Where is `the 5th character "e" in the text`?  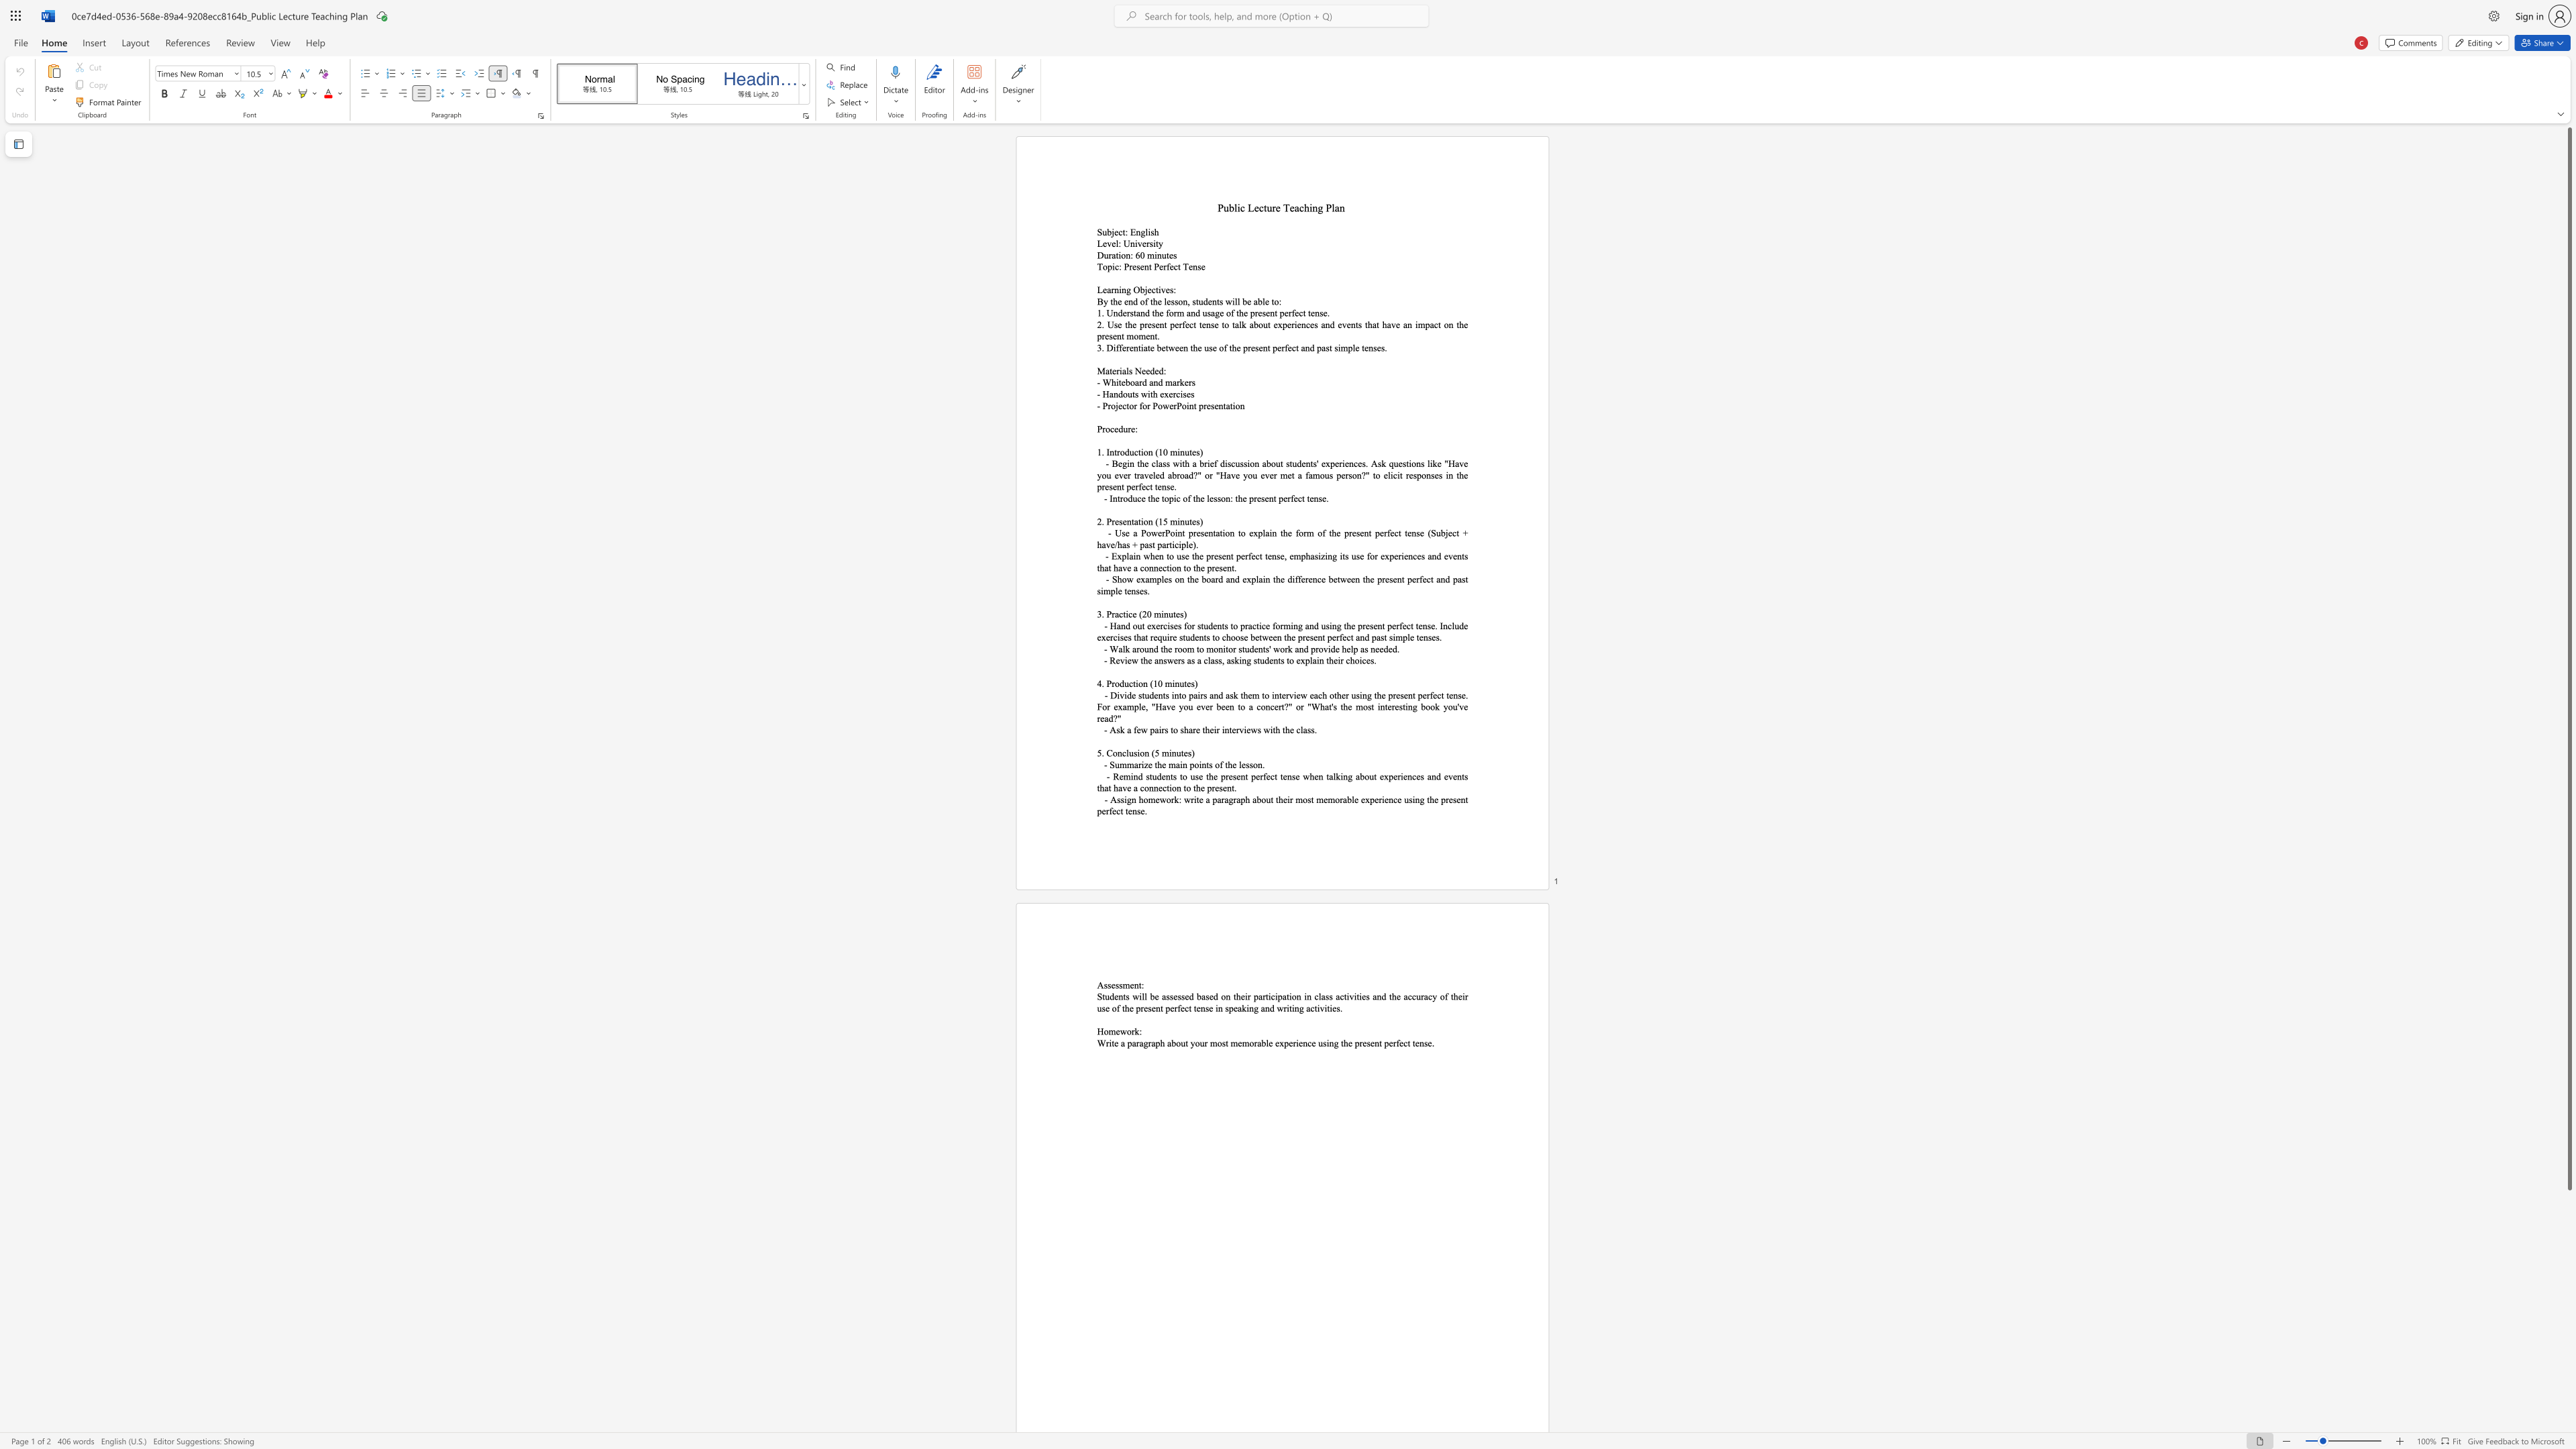
the 5th character "e" in the text is located at coordinates (1356, 800).